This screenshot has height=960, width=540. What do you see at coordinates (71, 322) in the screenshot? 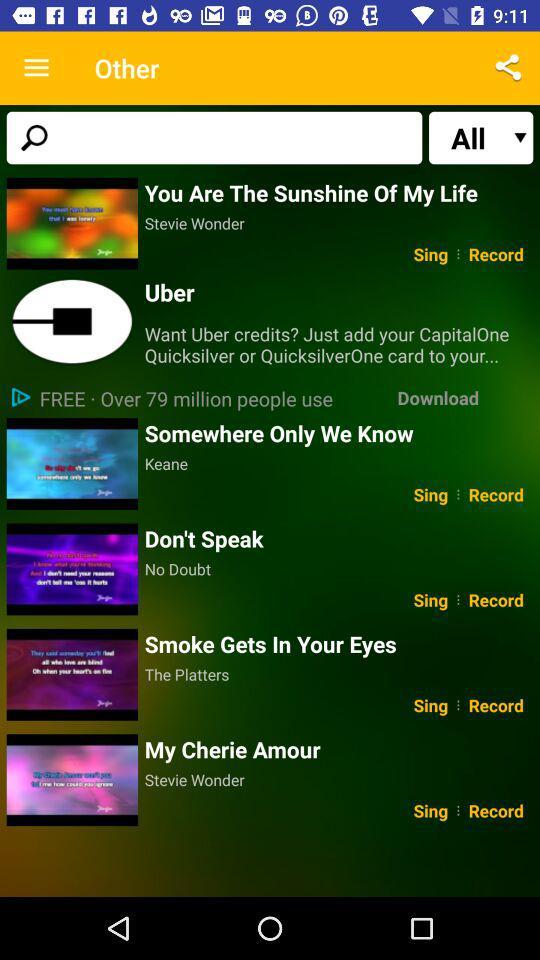
I see `the item above free over 79` at bounding box center [71, 322].